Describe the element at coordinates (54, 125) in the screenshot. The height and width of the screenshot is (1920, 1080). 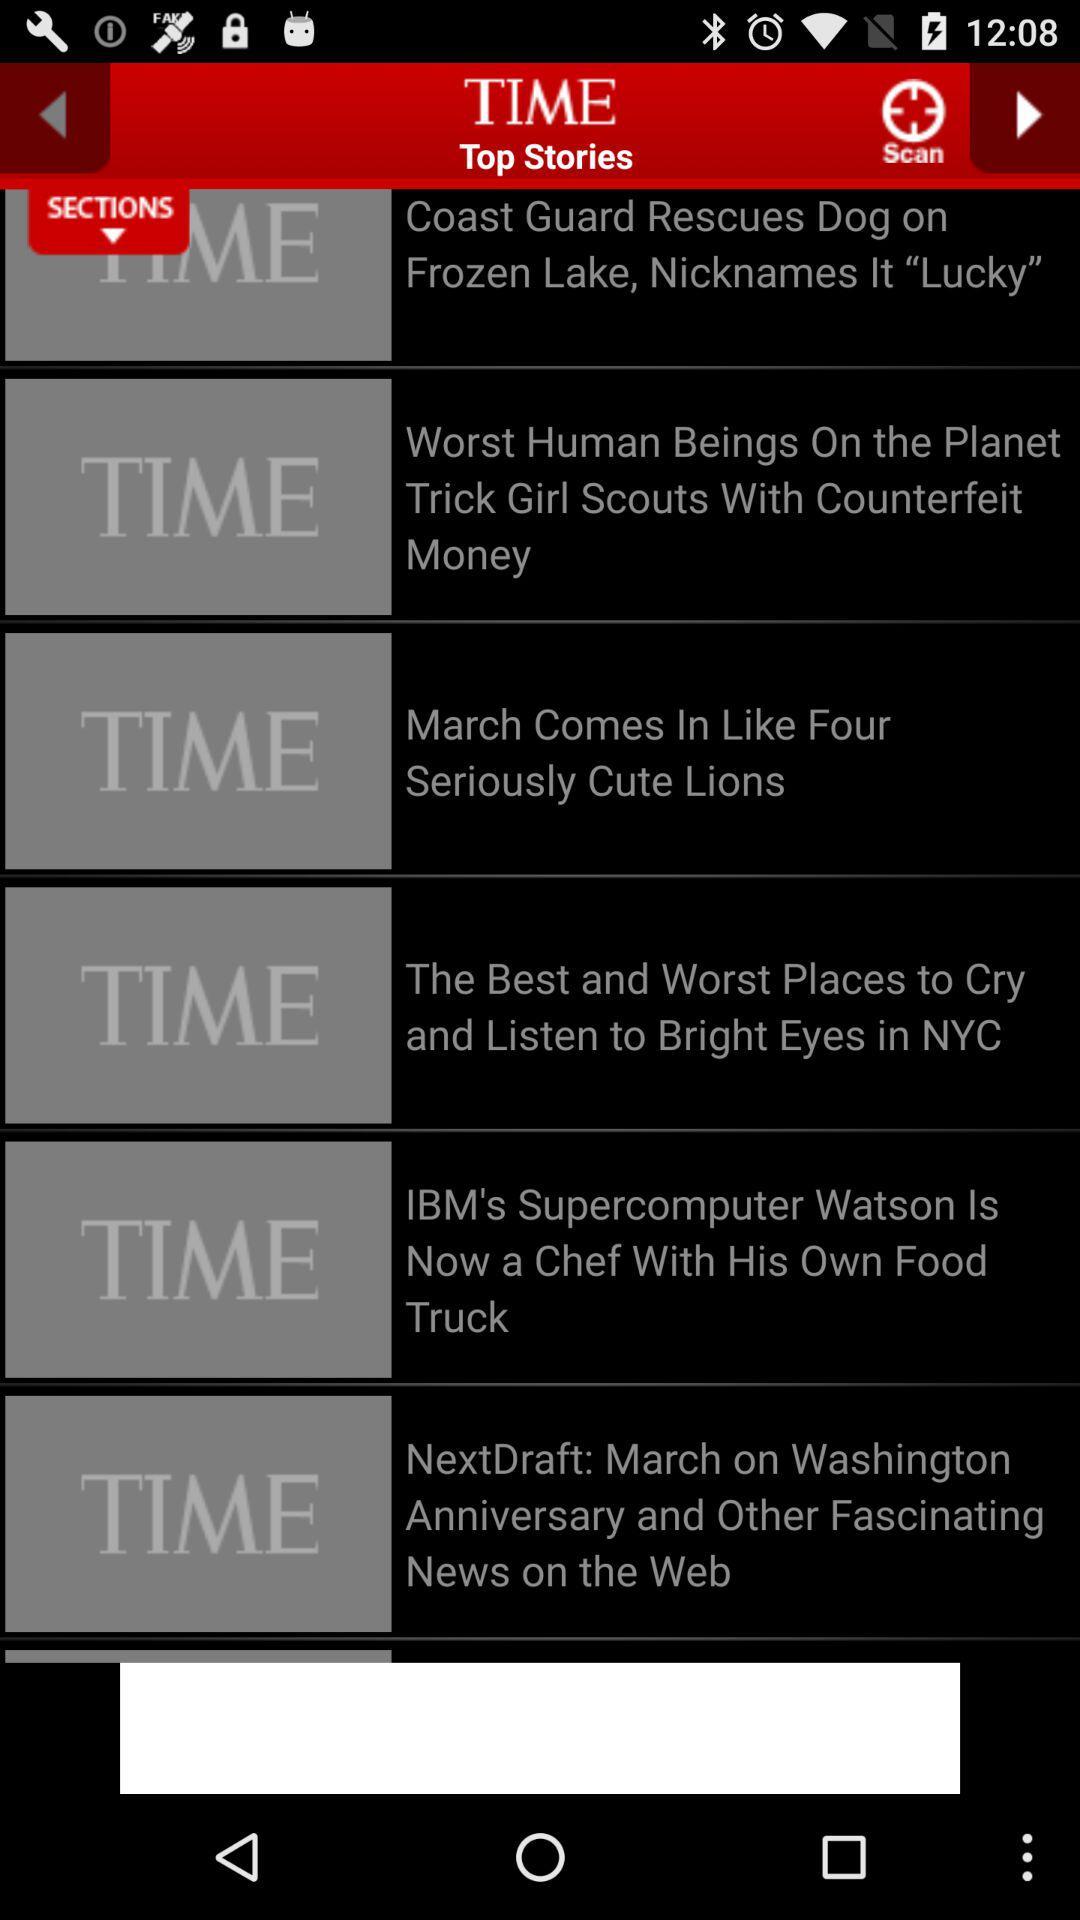
I see `the arrow_backward icon` at that location.